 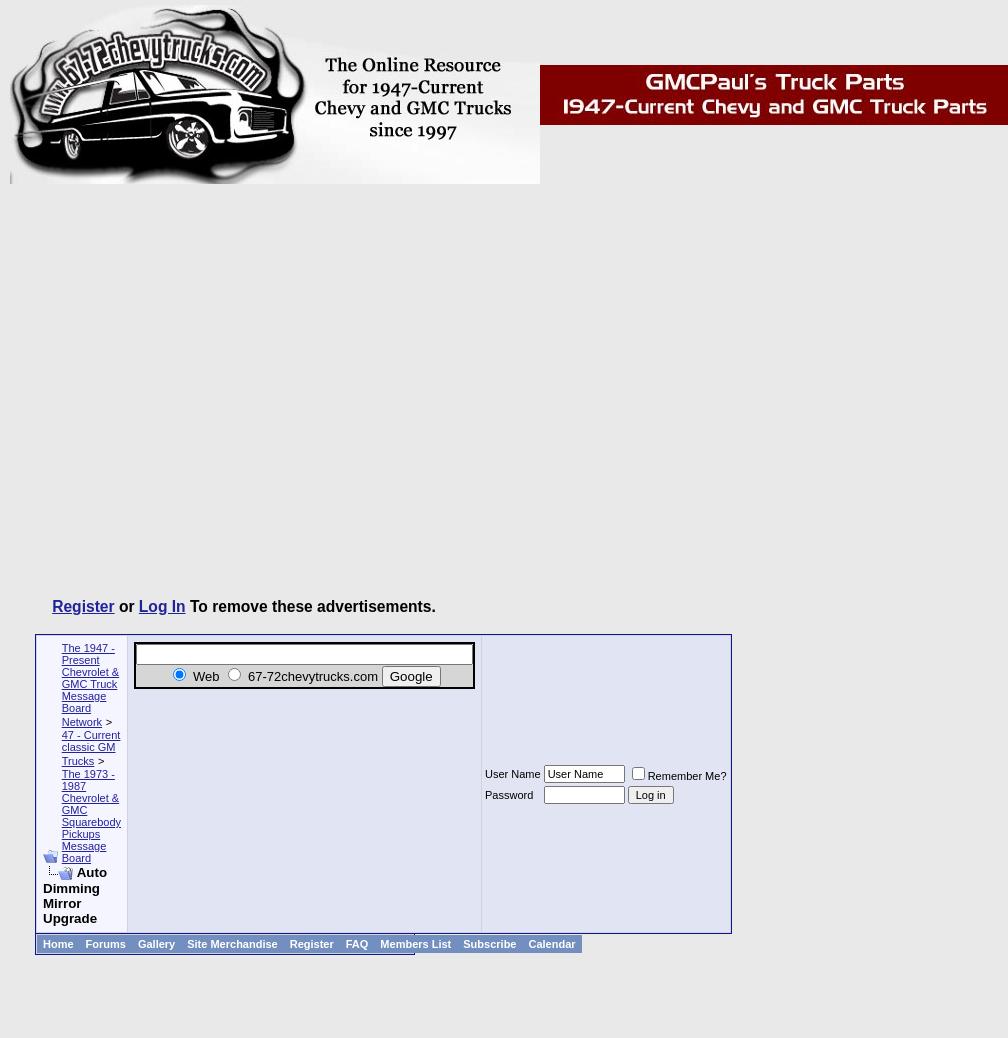 I want to click on 'Calendar', so click(x=551, y=943).